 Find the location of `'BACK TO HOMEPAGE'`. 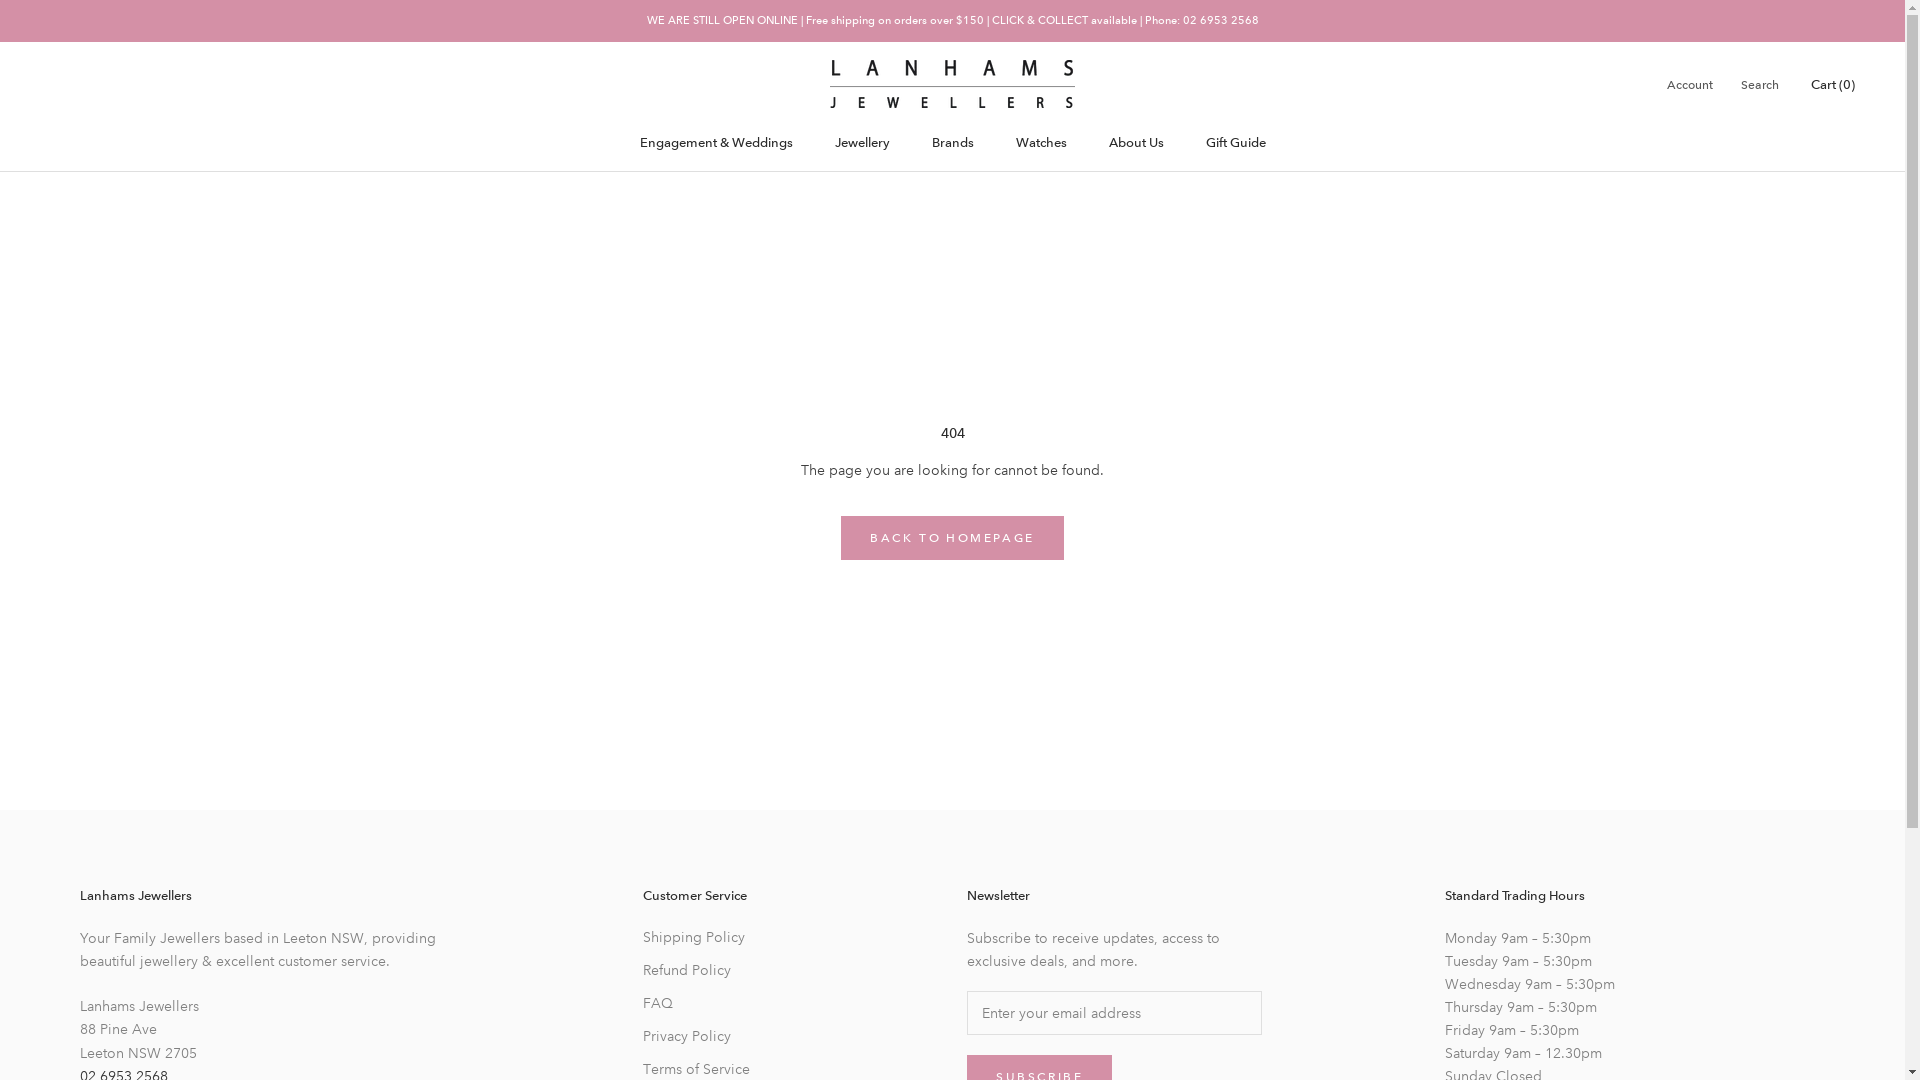

'BACK TO HOMEPAGE' is located at coordinates (950, 536).